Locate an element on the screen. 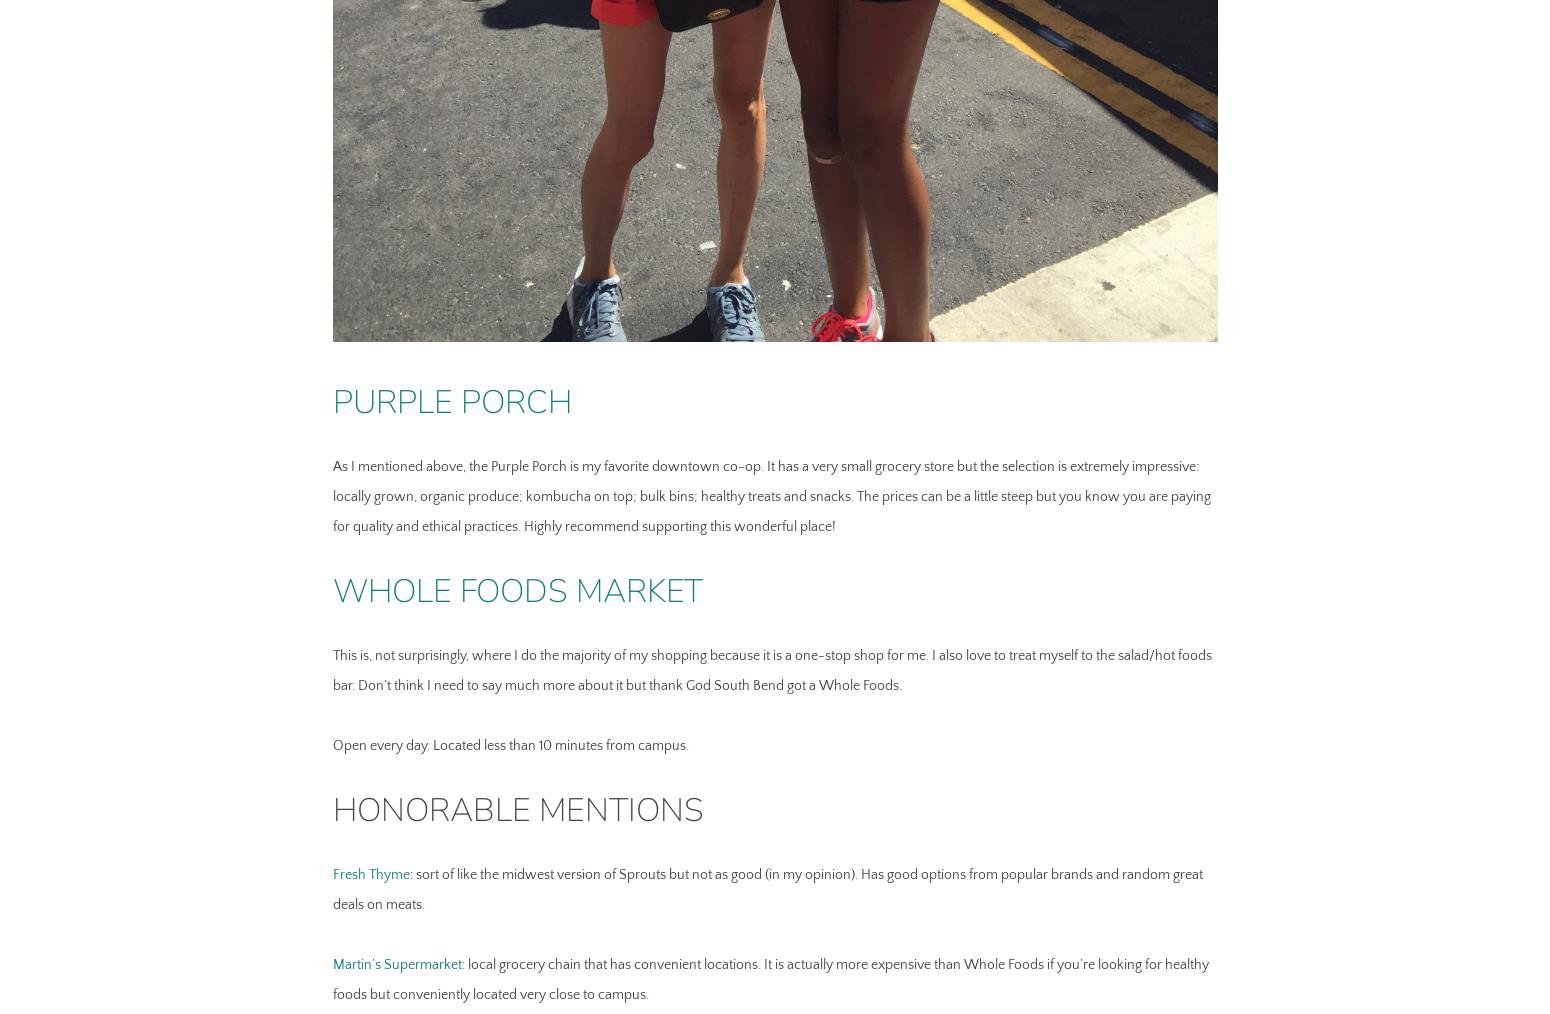 The width and height of the screenshot is (1550, 1014). 'Honorable Mentions' is located at coordinates (516, 809).